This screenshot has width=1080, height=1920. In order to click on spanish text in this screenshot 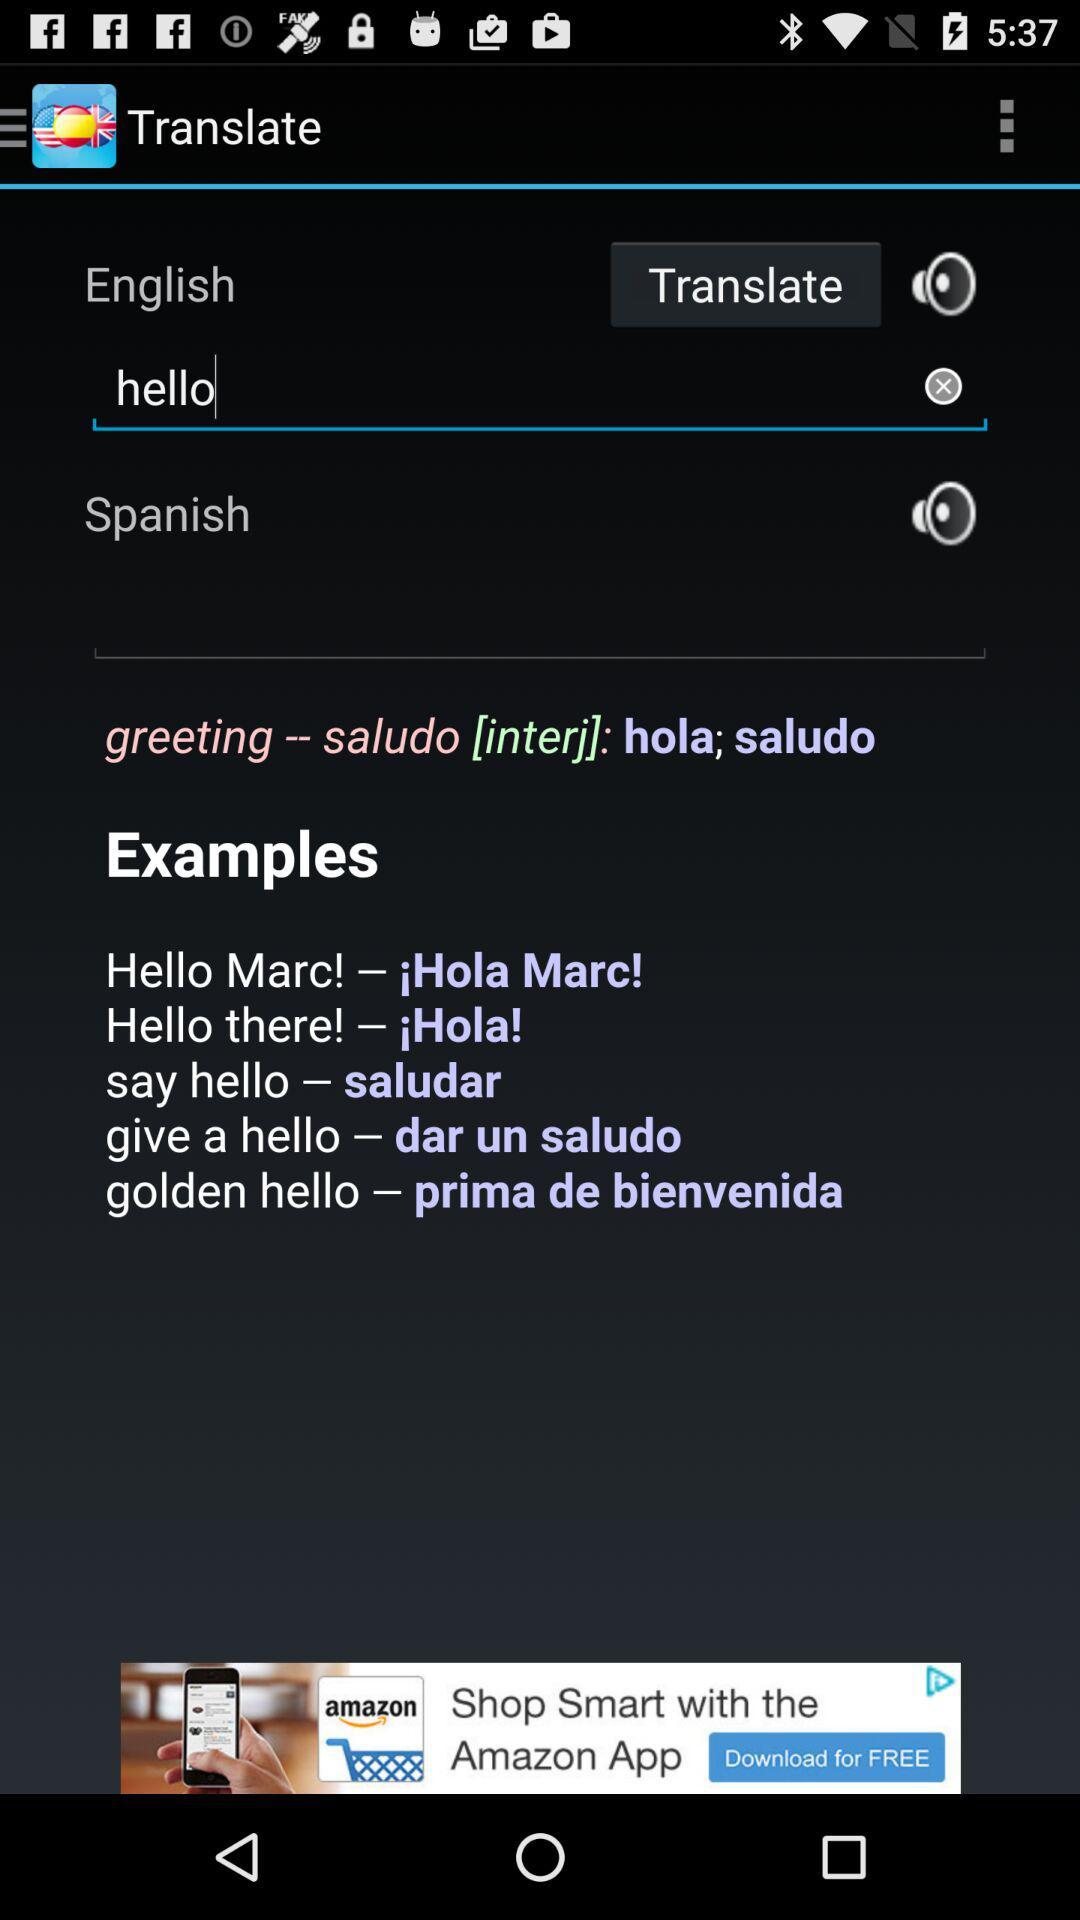, I will do `click(540, 616)`.